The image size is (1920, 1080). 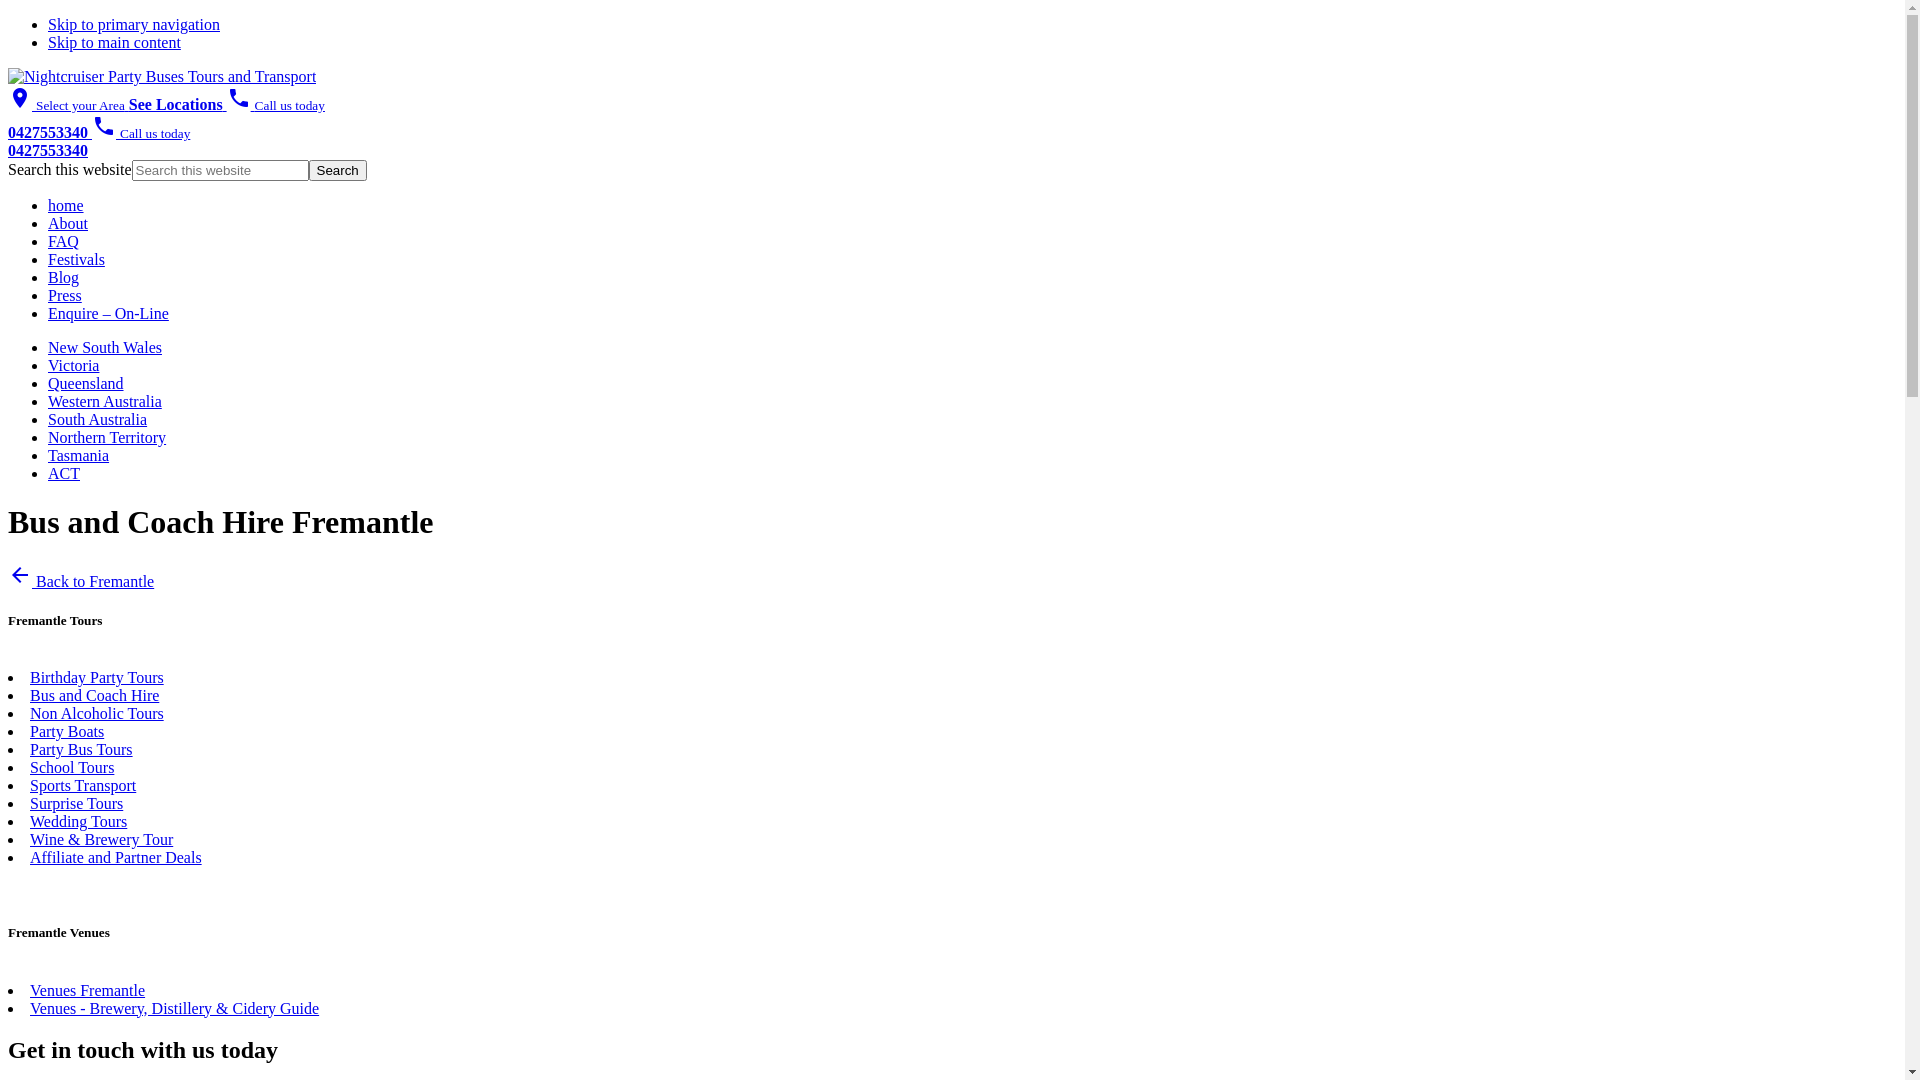 What do you see at coordinates (67, 731) in the screenshot?
I see `'Party Boats'` at bounding box center [67, 731].